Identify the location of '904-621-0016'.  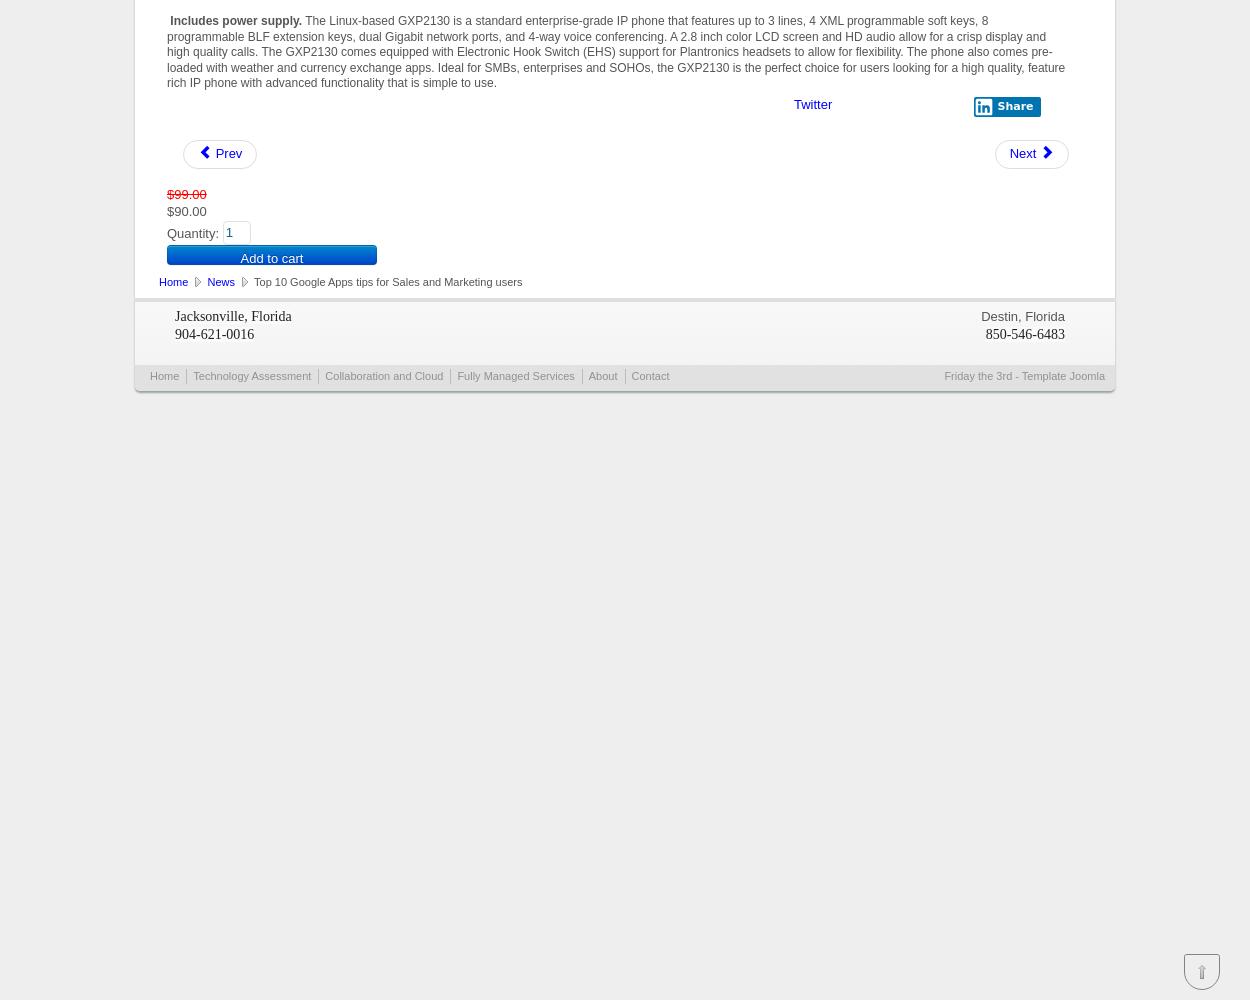
(213, 333).